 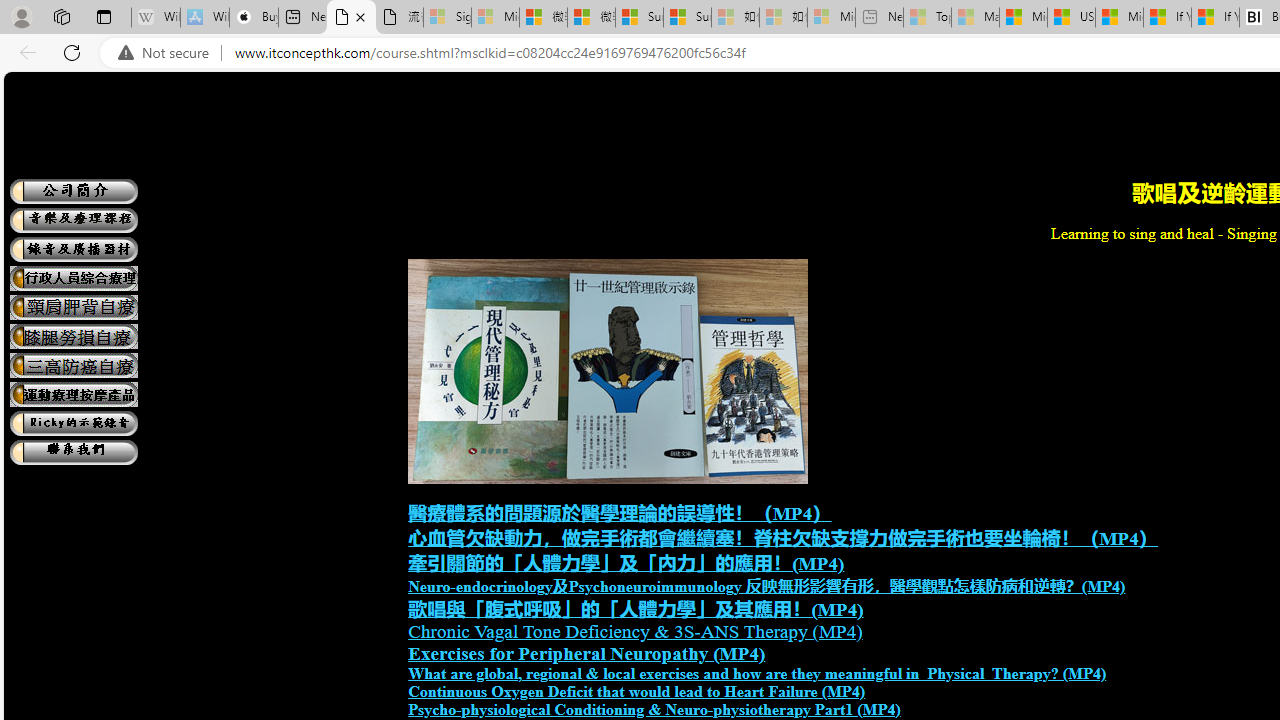 I want to click on 'Back', so click(x=24, y=51).